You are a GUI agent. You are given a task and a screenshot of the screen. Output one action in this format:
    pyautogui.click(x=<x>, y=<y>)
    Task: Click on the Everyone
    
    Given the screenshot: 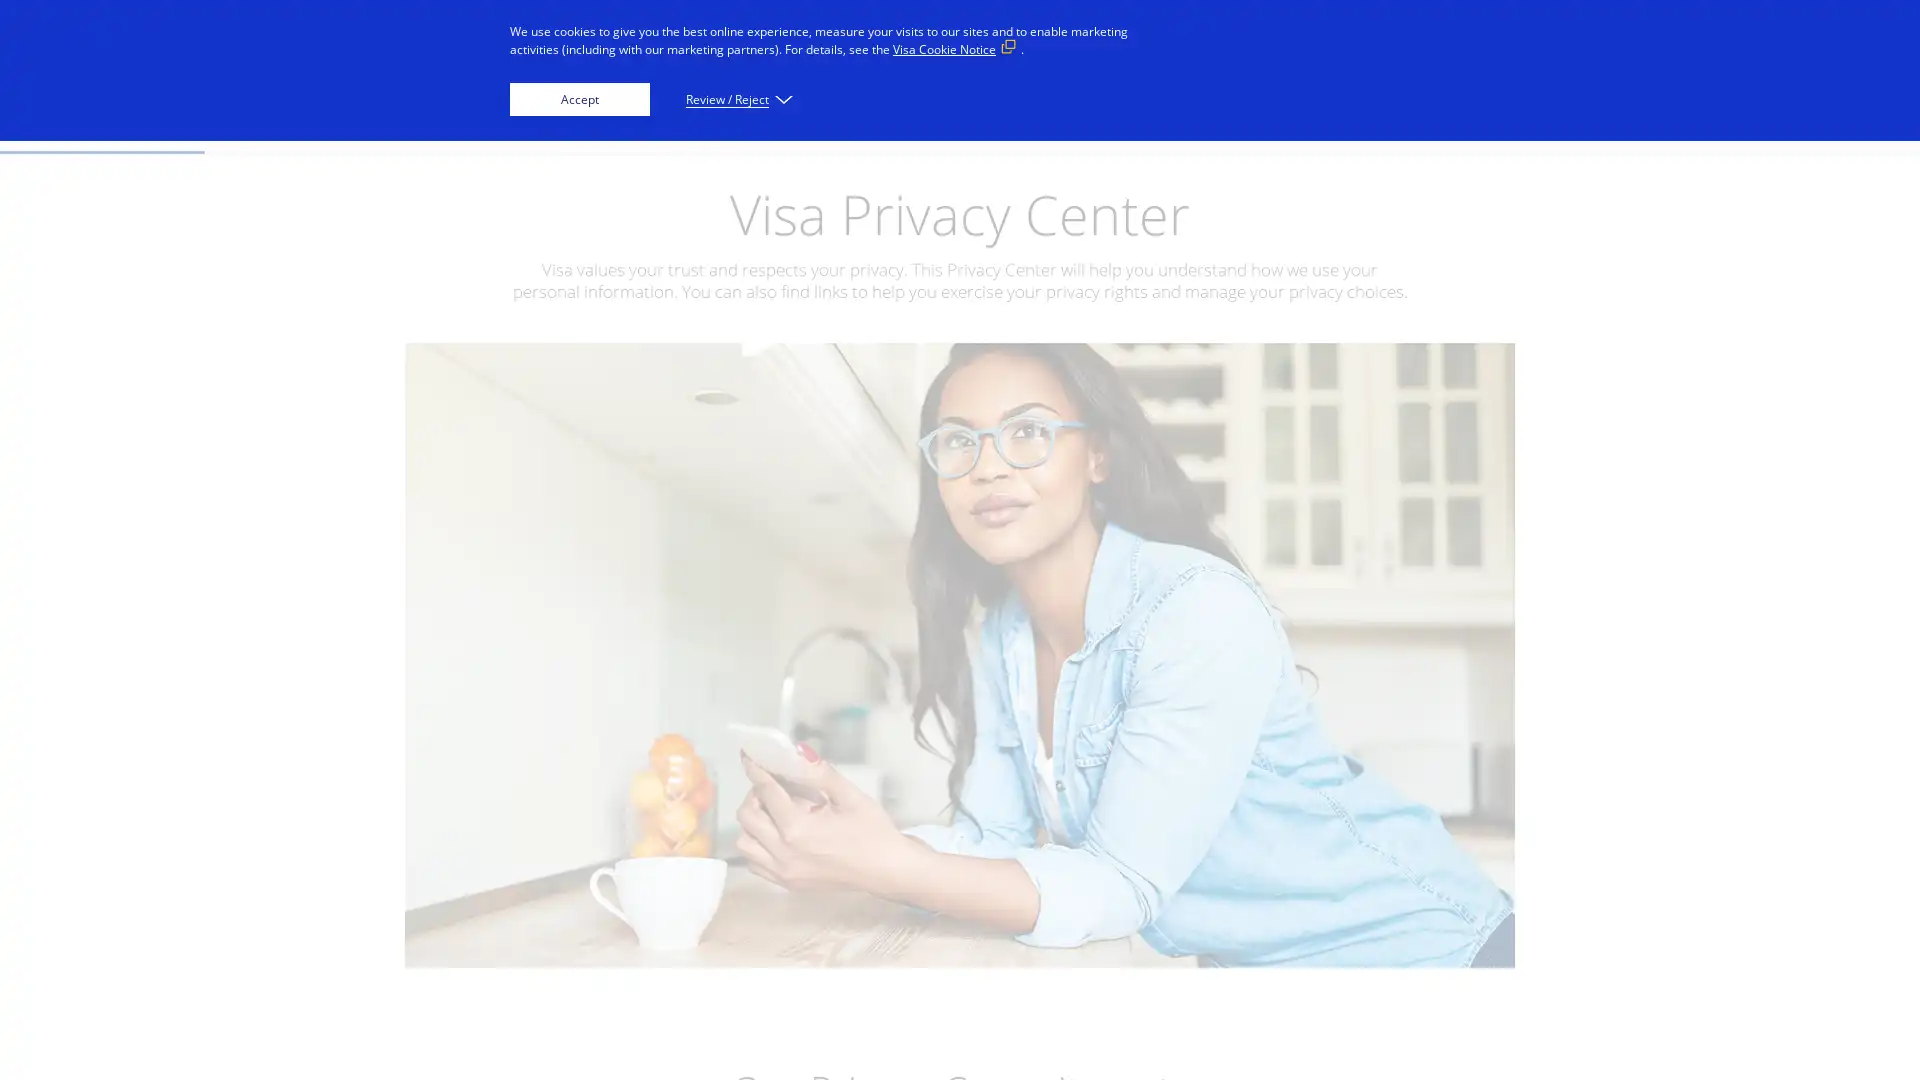 What is the action you would take?
    pyautogui.click(x=1224, y=53)
    